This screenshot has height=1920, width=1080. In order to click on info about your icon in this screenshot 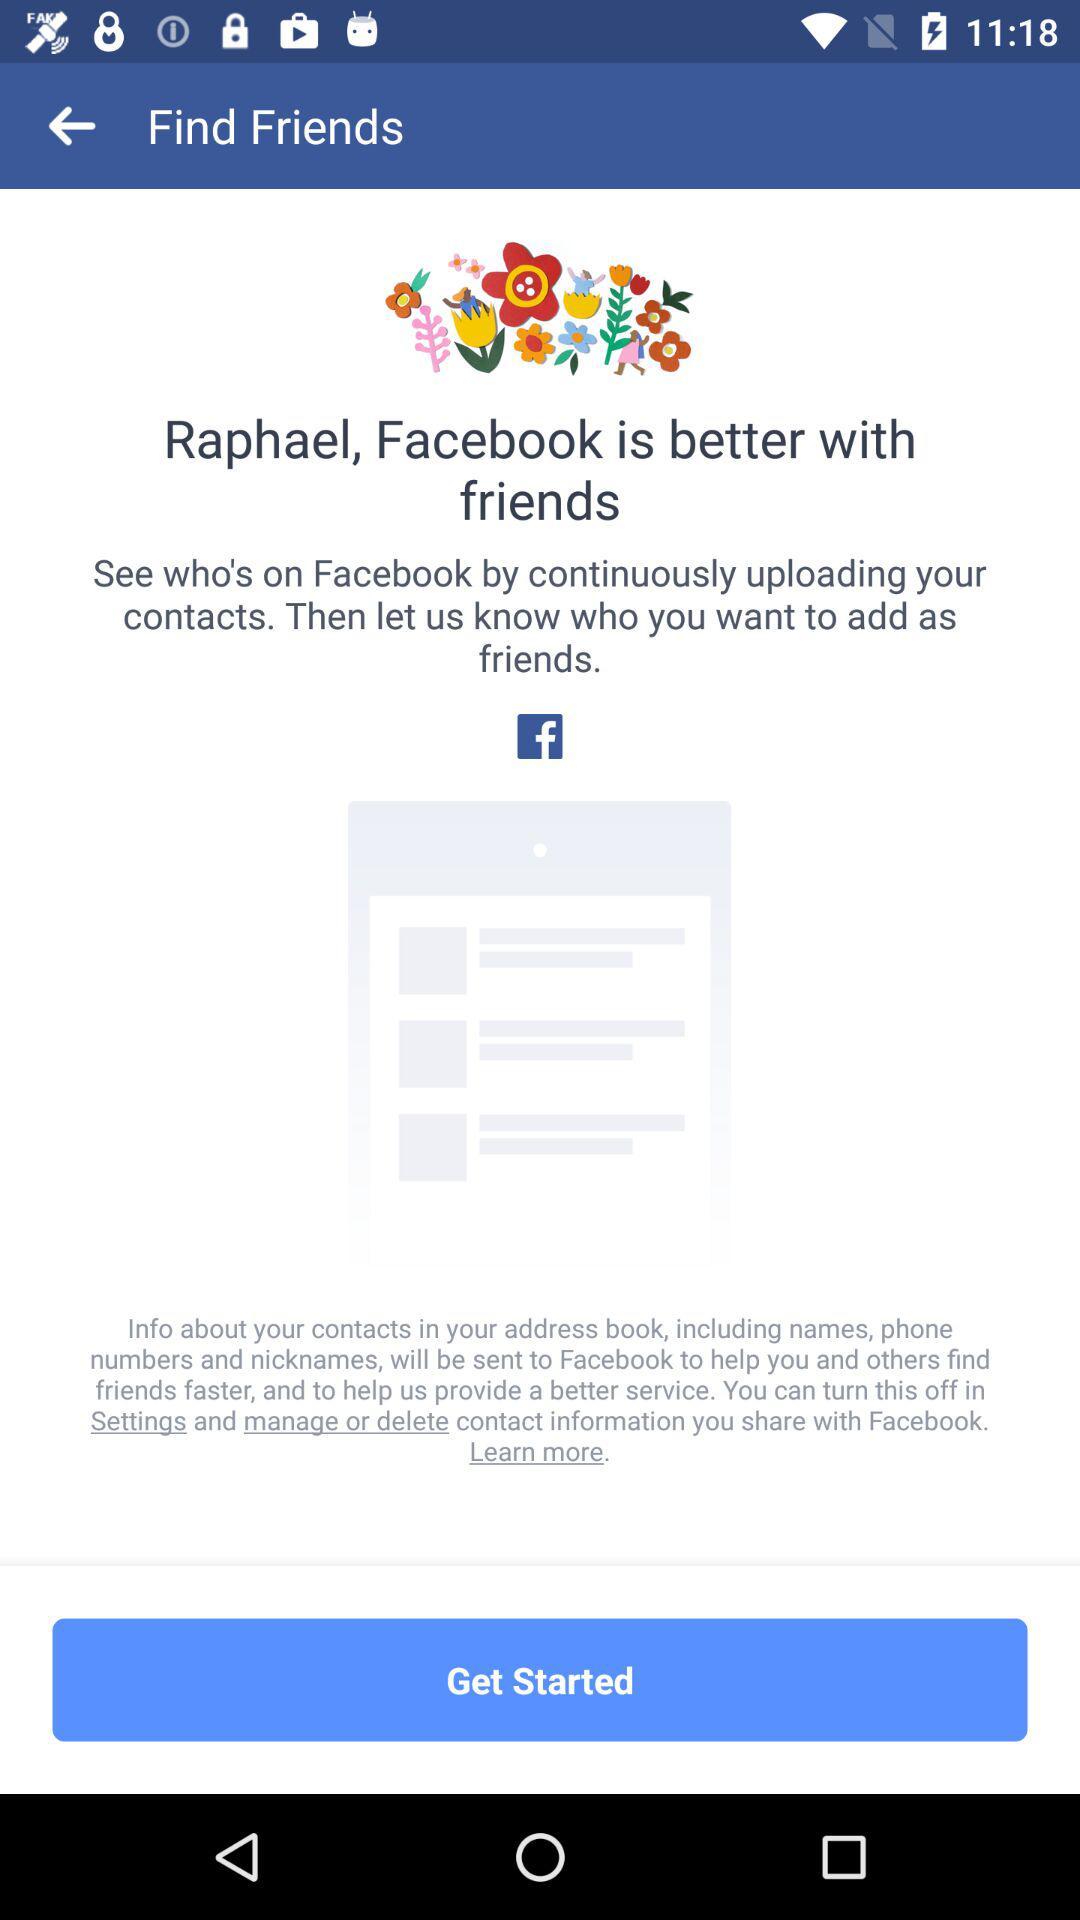, I will do `click(540, 1388)`.